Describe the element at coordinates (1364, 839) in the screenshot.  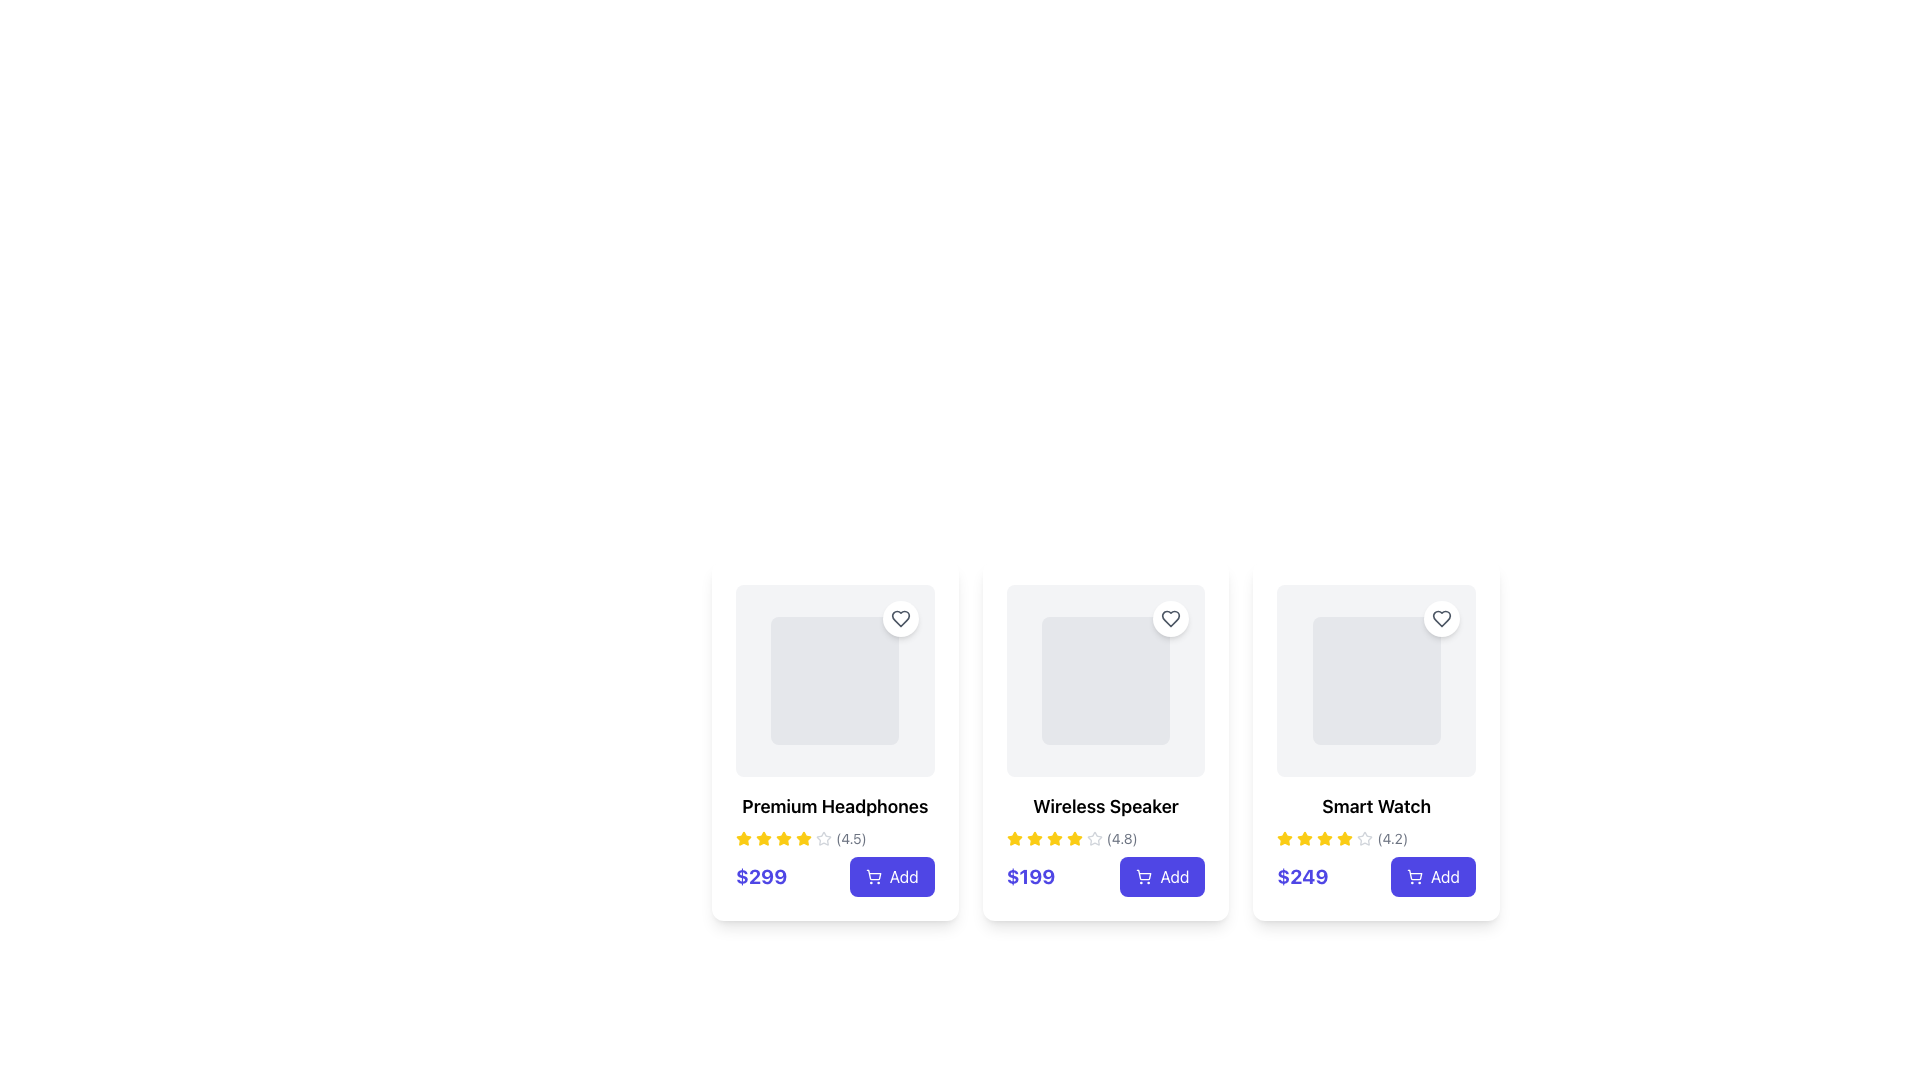
I see `the fifth gray star icon in the rating display below the text 'Smart Watch' and above the numerical rating '(4.2)' and price '$249'` at that location.